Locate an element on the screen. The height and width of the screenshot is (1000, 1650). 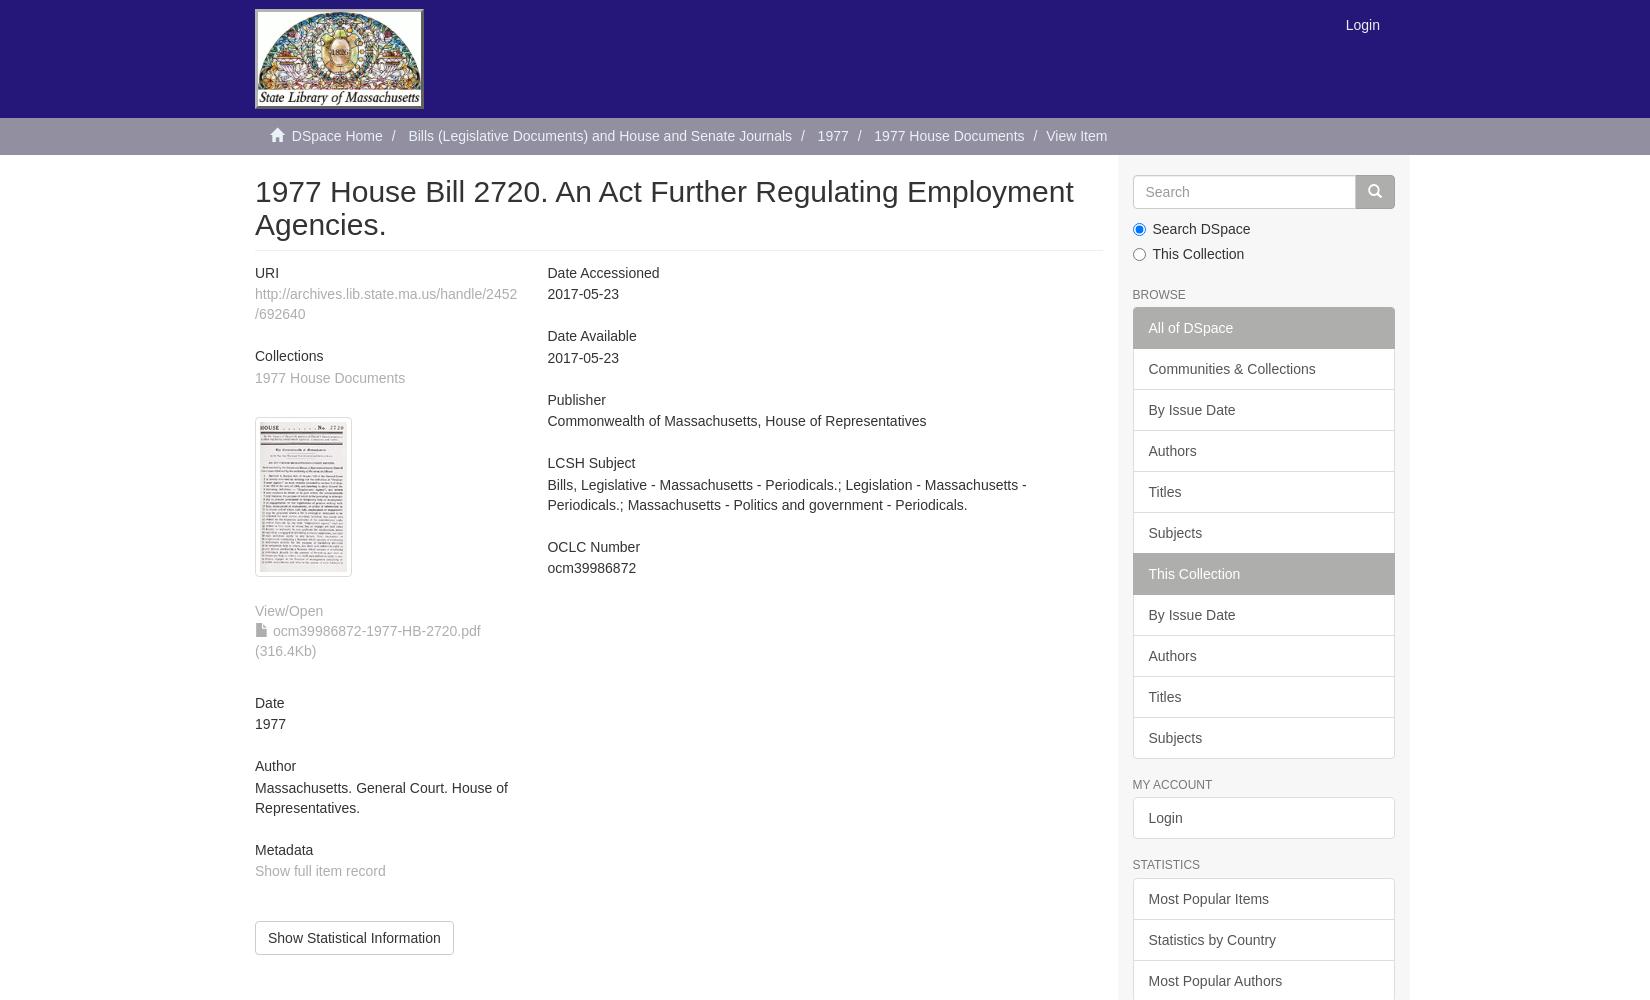
'Search DSpace' is located at coordinates (1201, 228).